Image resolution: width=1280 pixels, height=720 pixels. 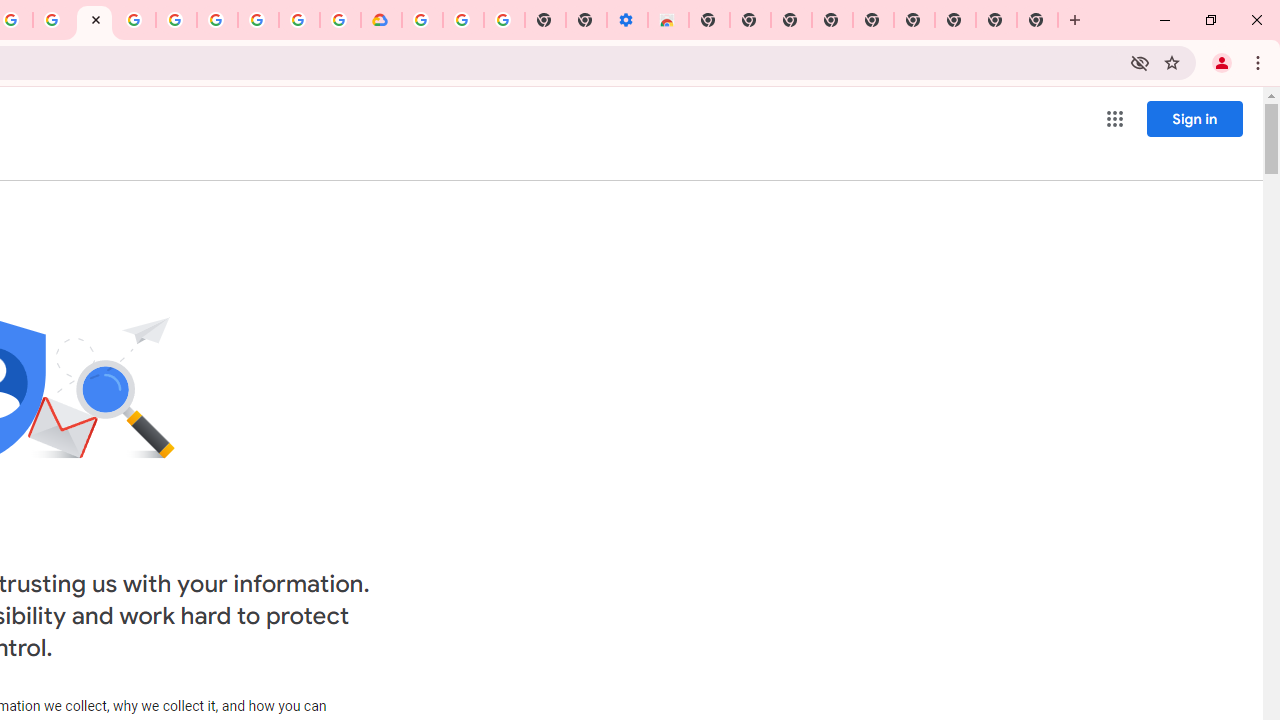 I want to click on 'Chrome Web Store - Accessibility extensions', so click(x=668, y=20).